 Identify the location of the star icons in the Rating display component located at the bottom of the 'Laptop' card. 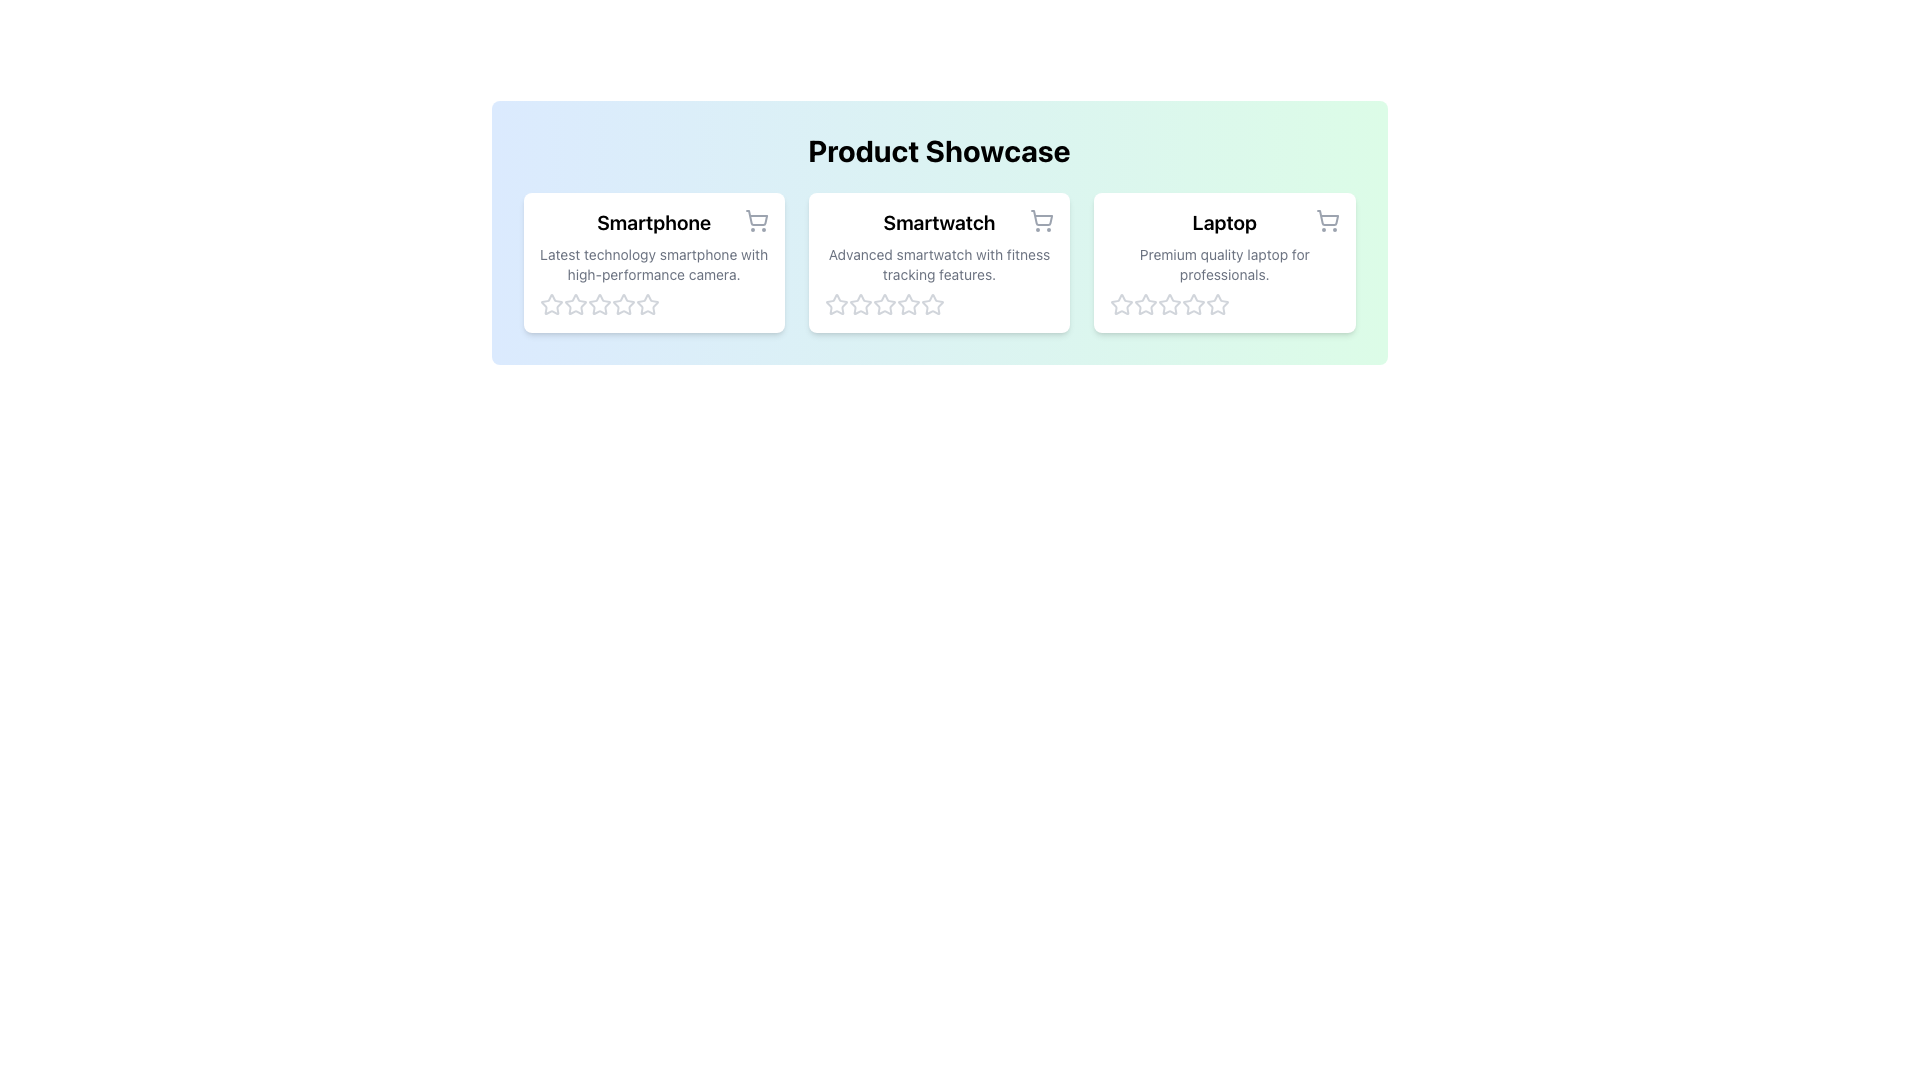
(1223, 304).